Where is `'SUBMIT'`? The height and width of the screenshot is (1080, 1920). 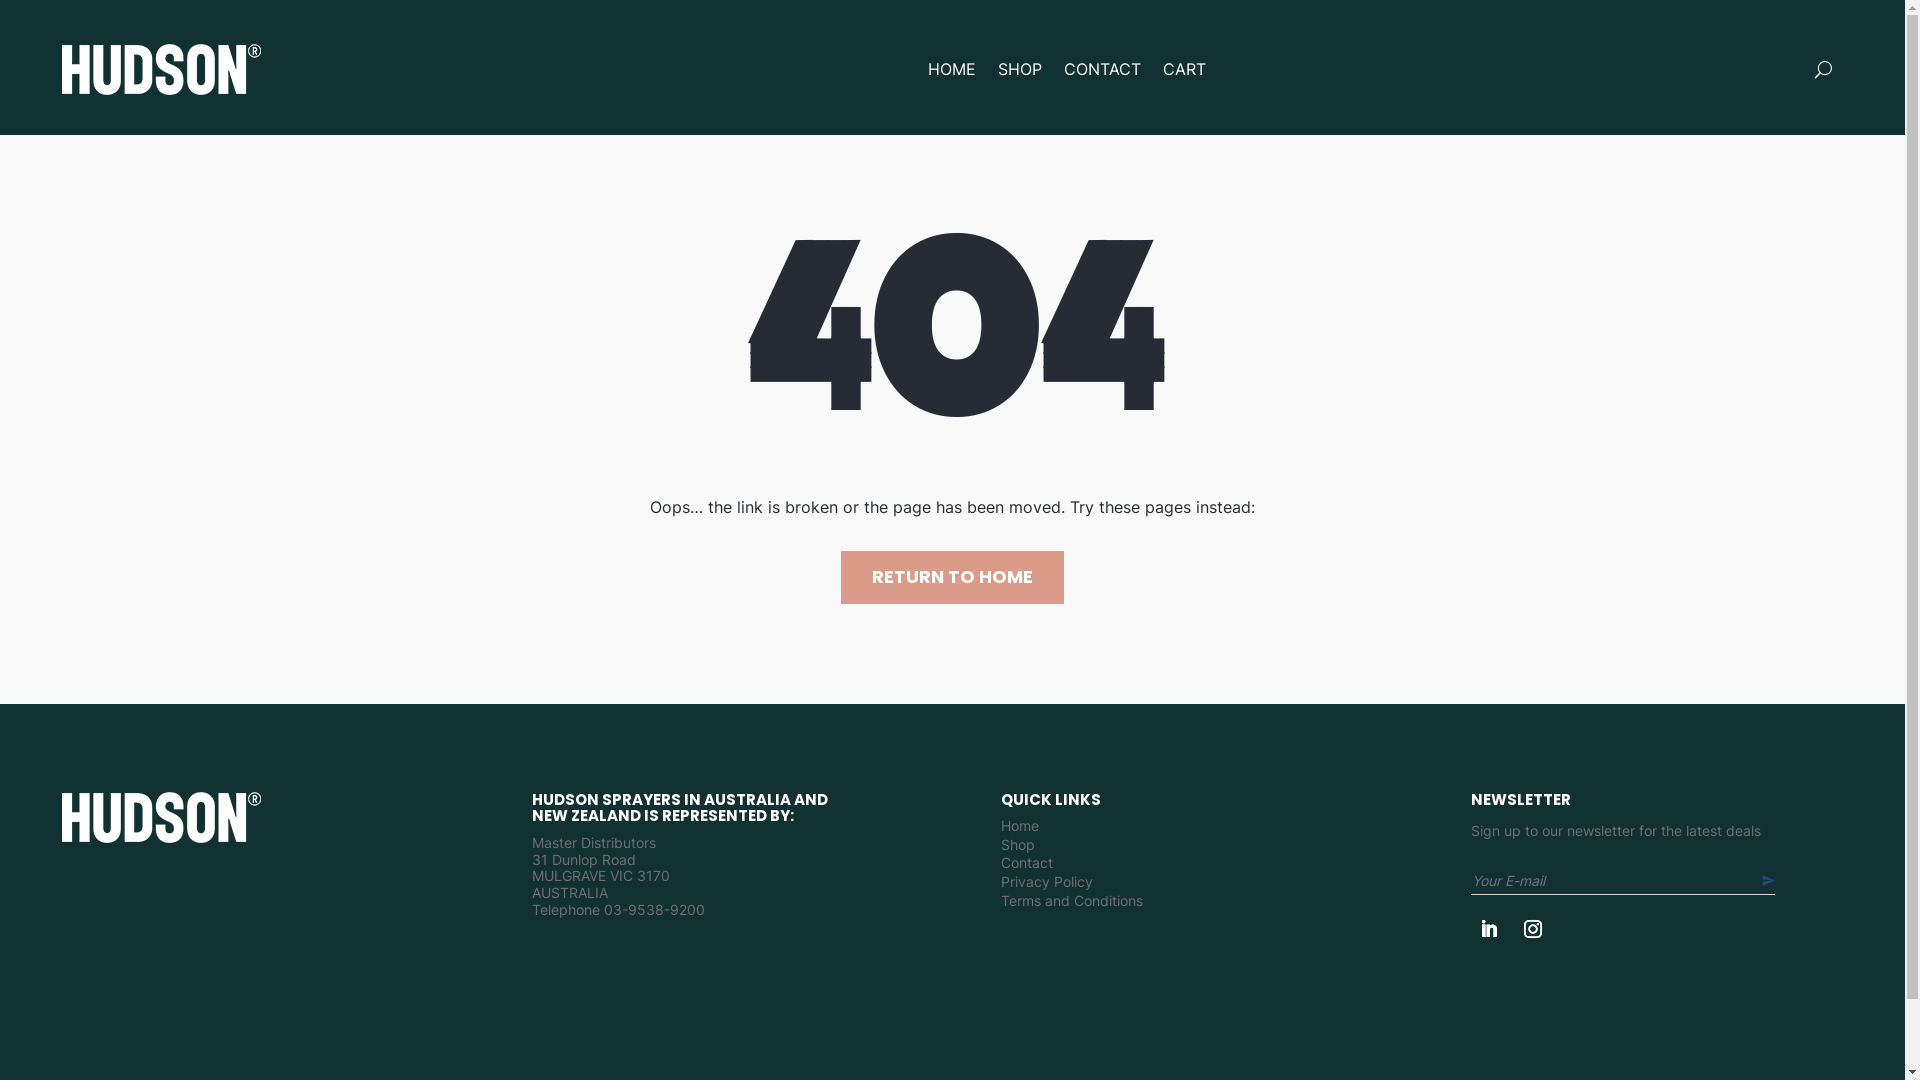
'SUBMIT' is located at coordinates (1780, 879).